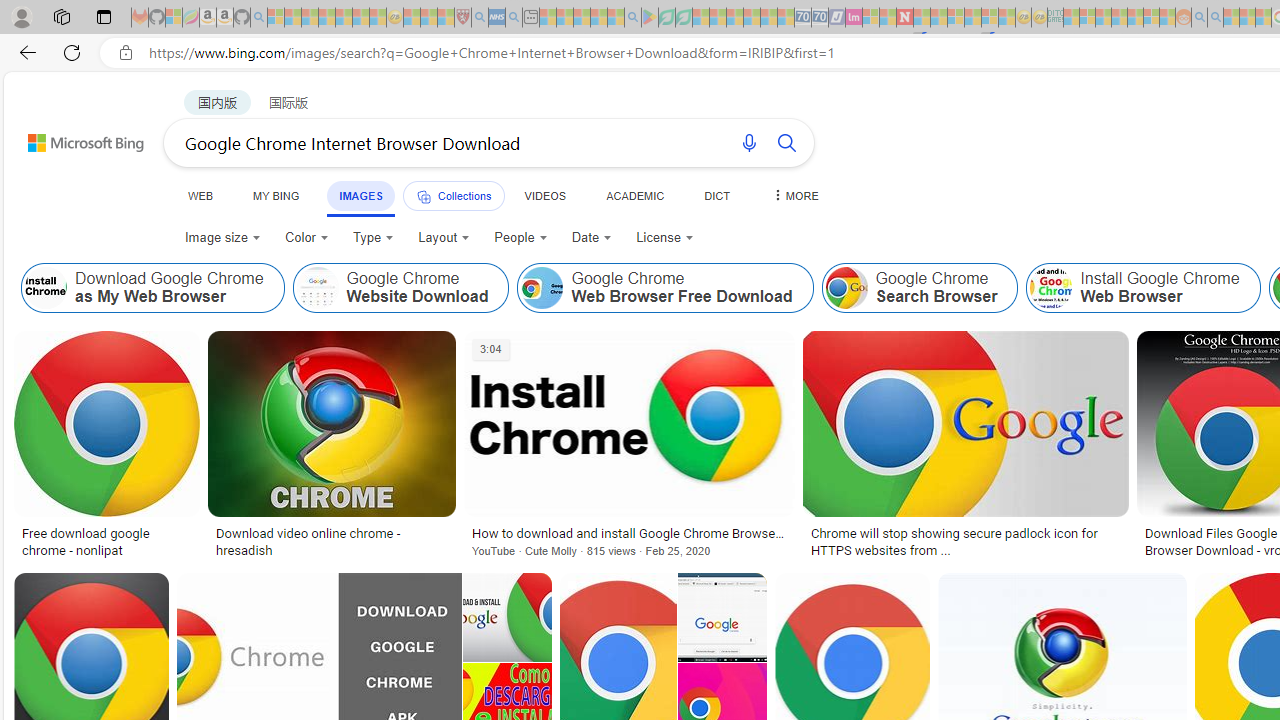 The image size is (1280, 720). Describe the element at coordinates (1135, 17) in the screenshot. I see `'Kinda Frugal - MSN - Sleeping'` at that location.